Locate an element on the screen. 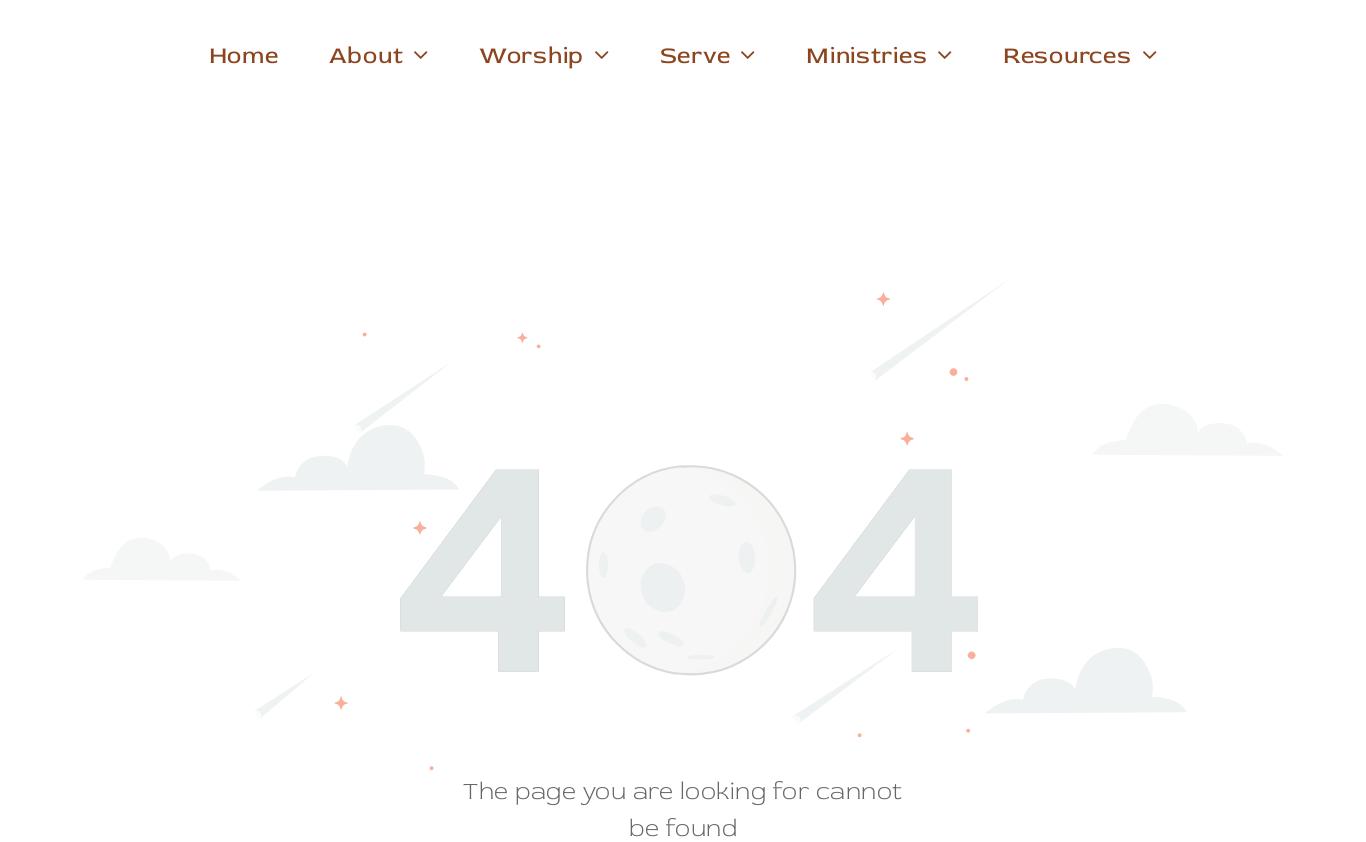 This screenshot has width=1366, height=842. 'Ministries' is located at coordinates (865, 54).